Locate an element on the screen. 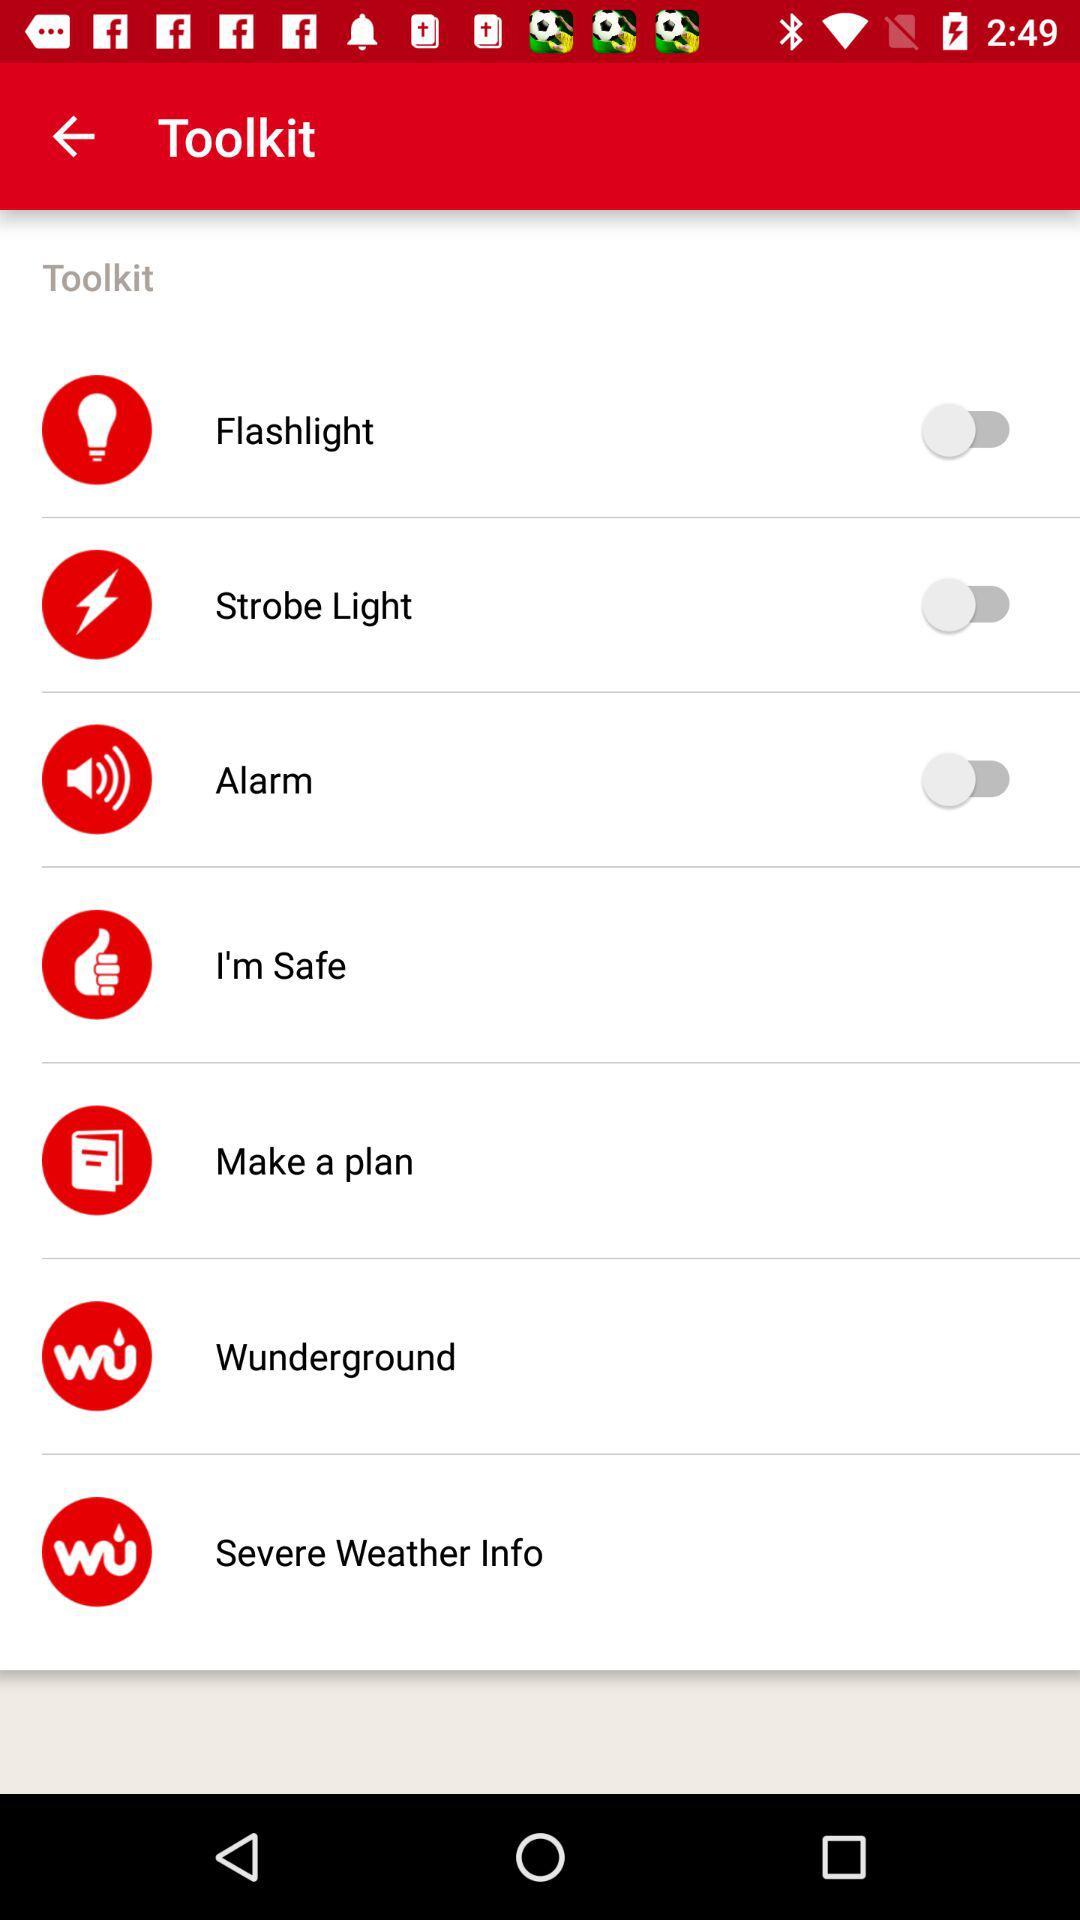  move to icon which is left to flashlight is located at coordinates (96, 429).